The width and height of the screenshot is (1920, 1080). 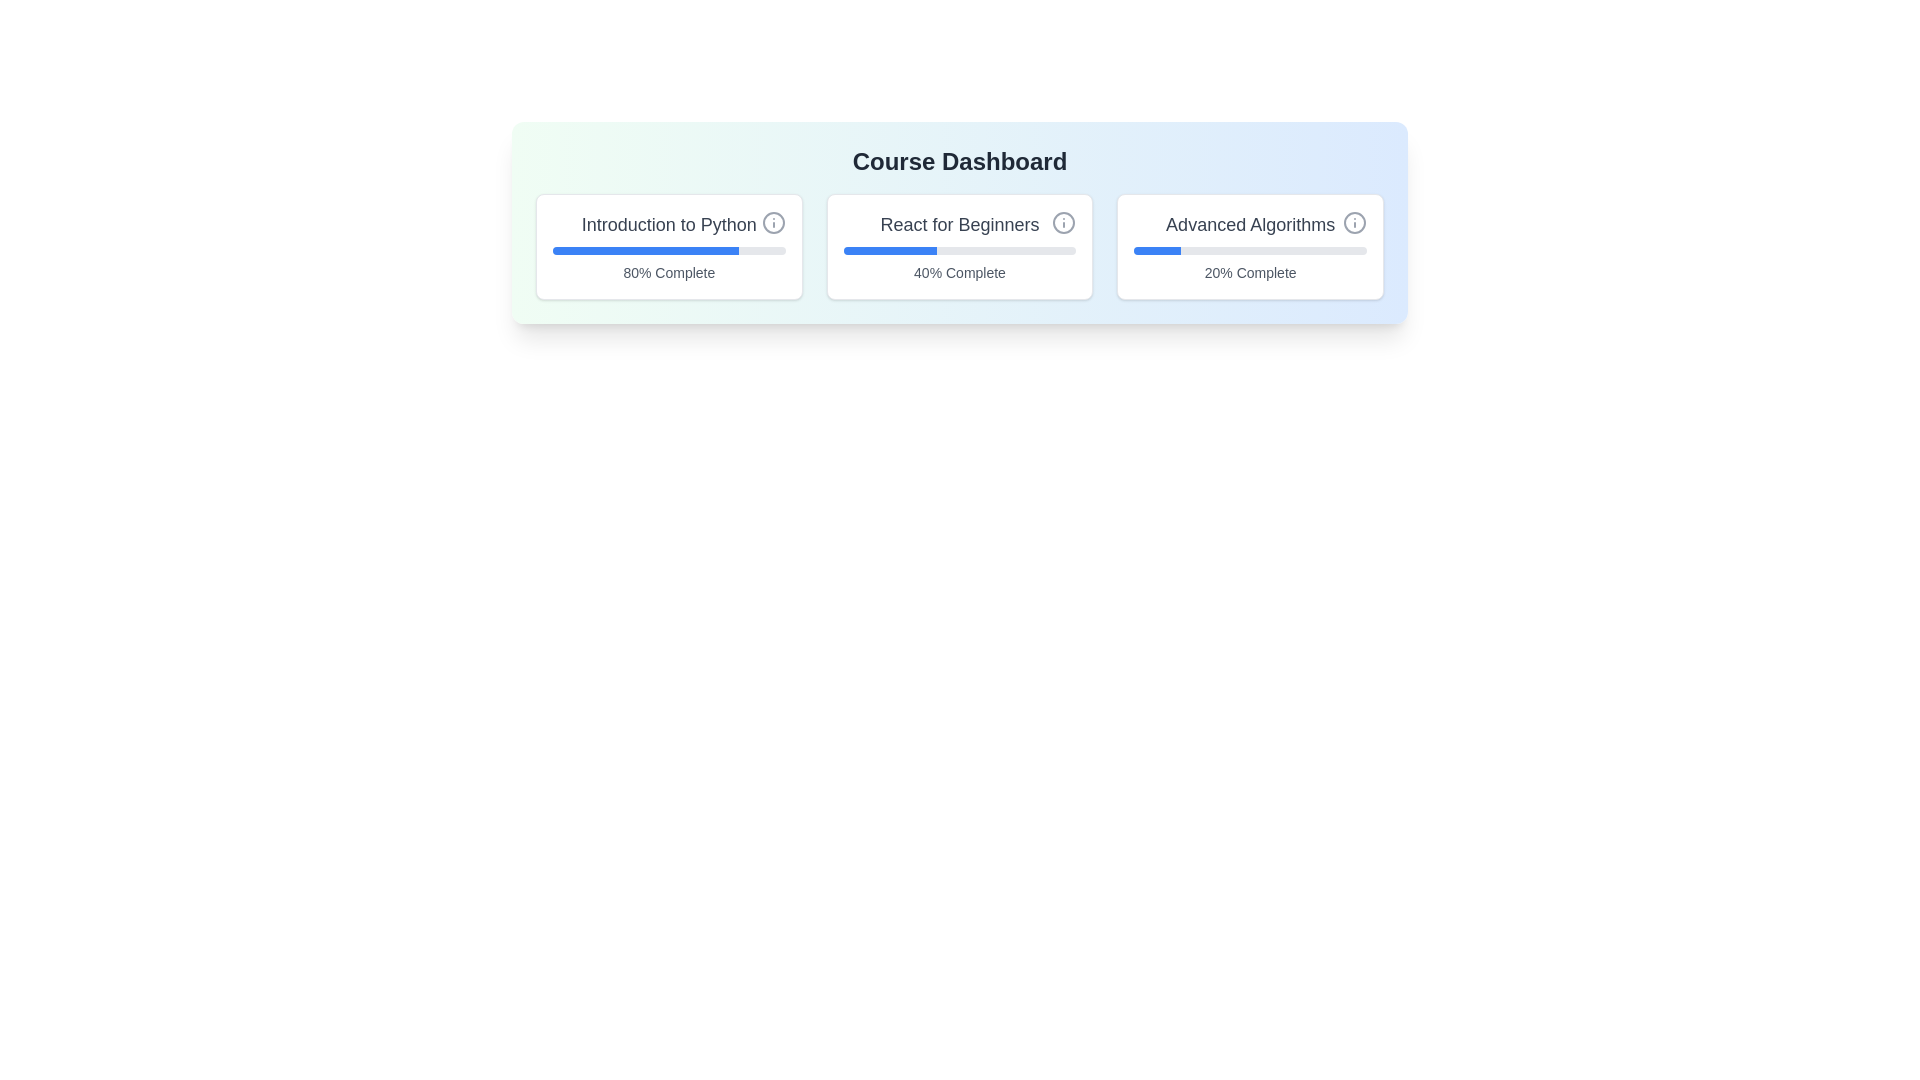 I want to click on the information button for Advanced Algorithms, so click(x=1354, y=223).